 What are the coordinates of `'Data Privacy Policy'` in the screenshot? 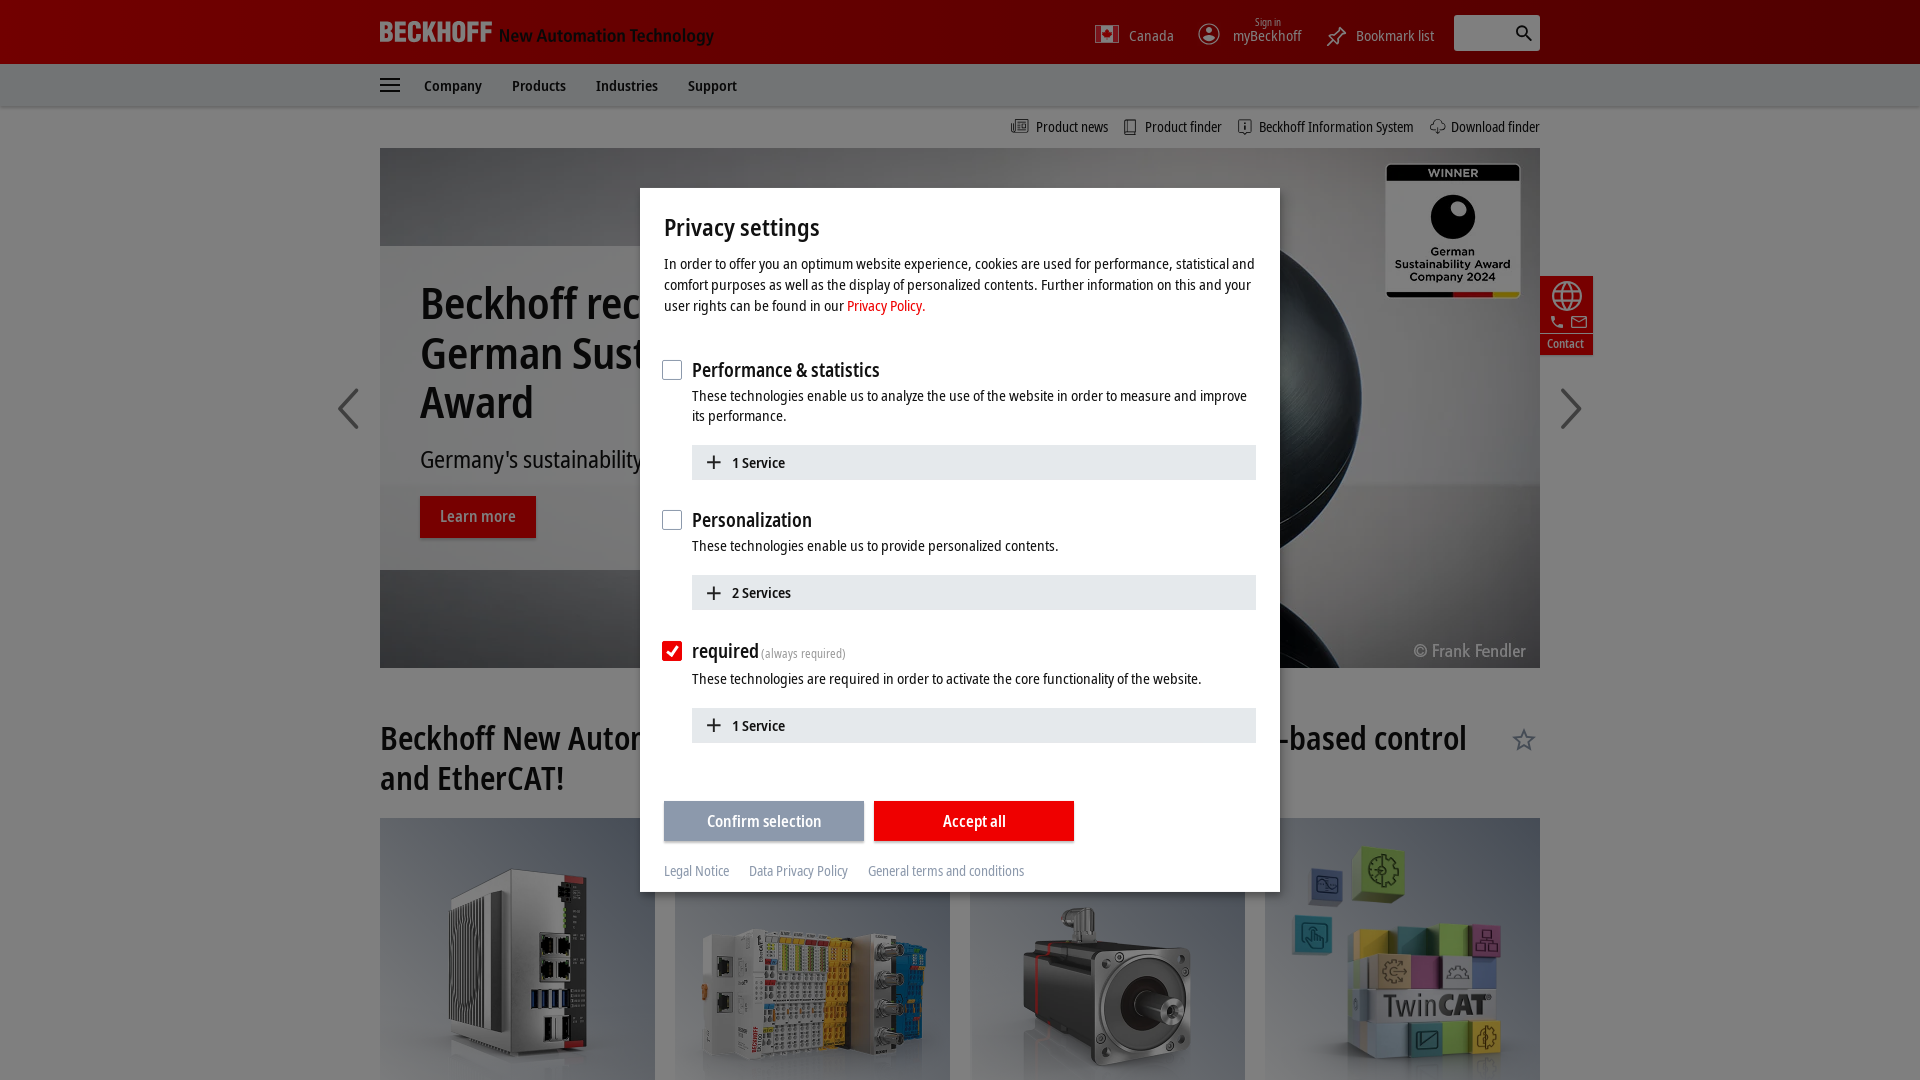 It's located at (797, 869).